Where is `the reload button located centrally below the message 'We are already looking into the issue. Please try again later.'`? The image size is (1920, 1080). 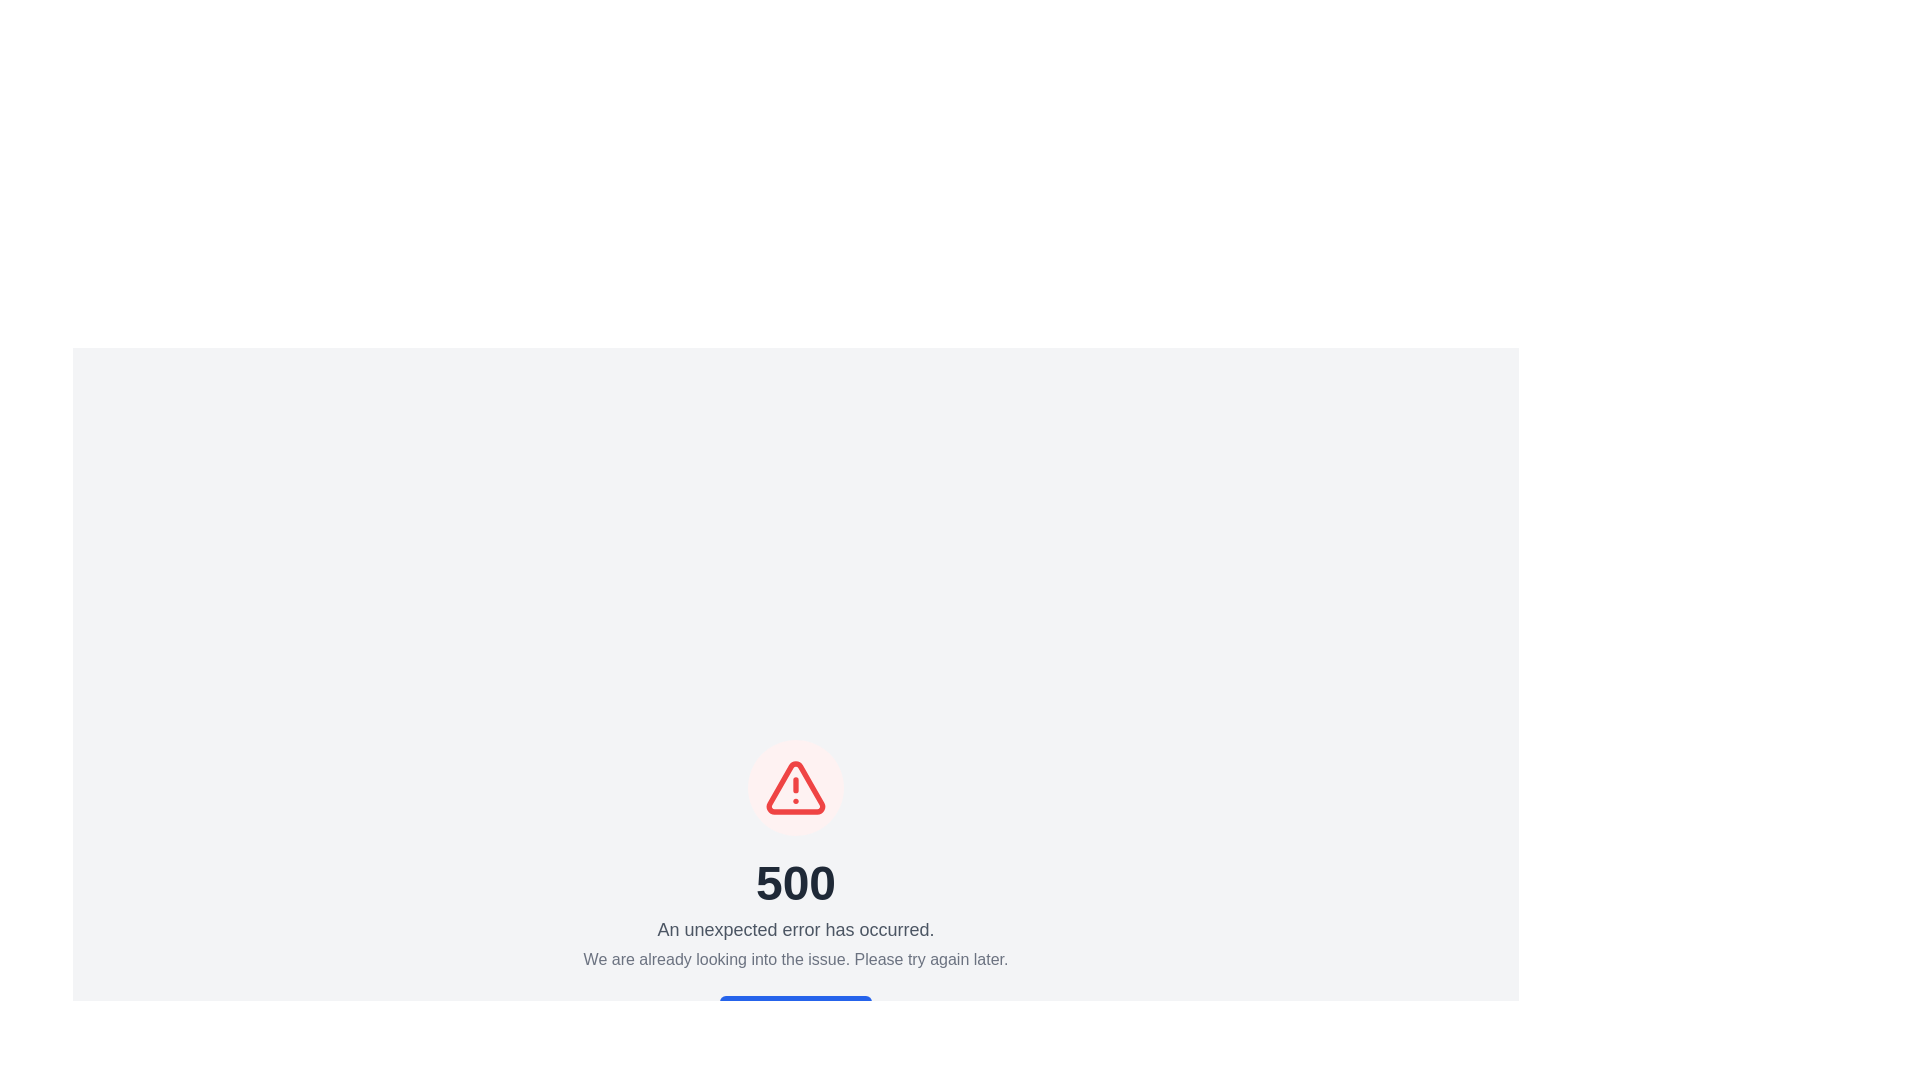 the reload button located centrally below the message 'We are already looking into the issue. Please try again later.' is located at coordinates (795, 1015).